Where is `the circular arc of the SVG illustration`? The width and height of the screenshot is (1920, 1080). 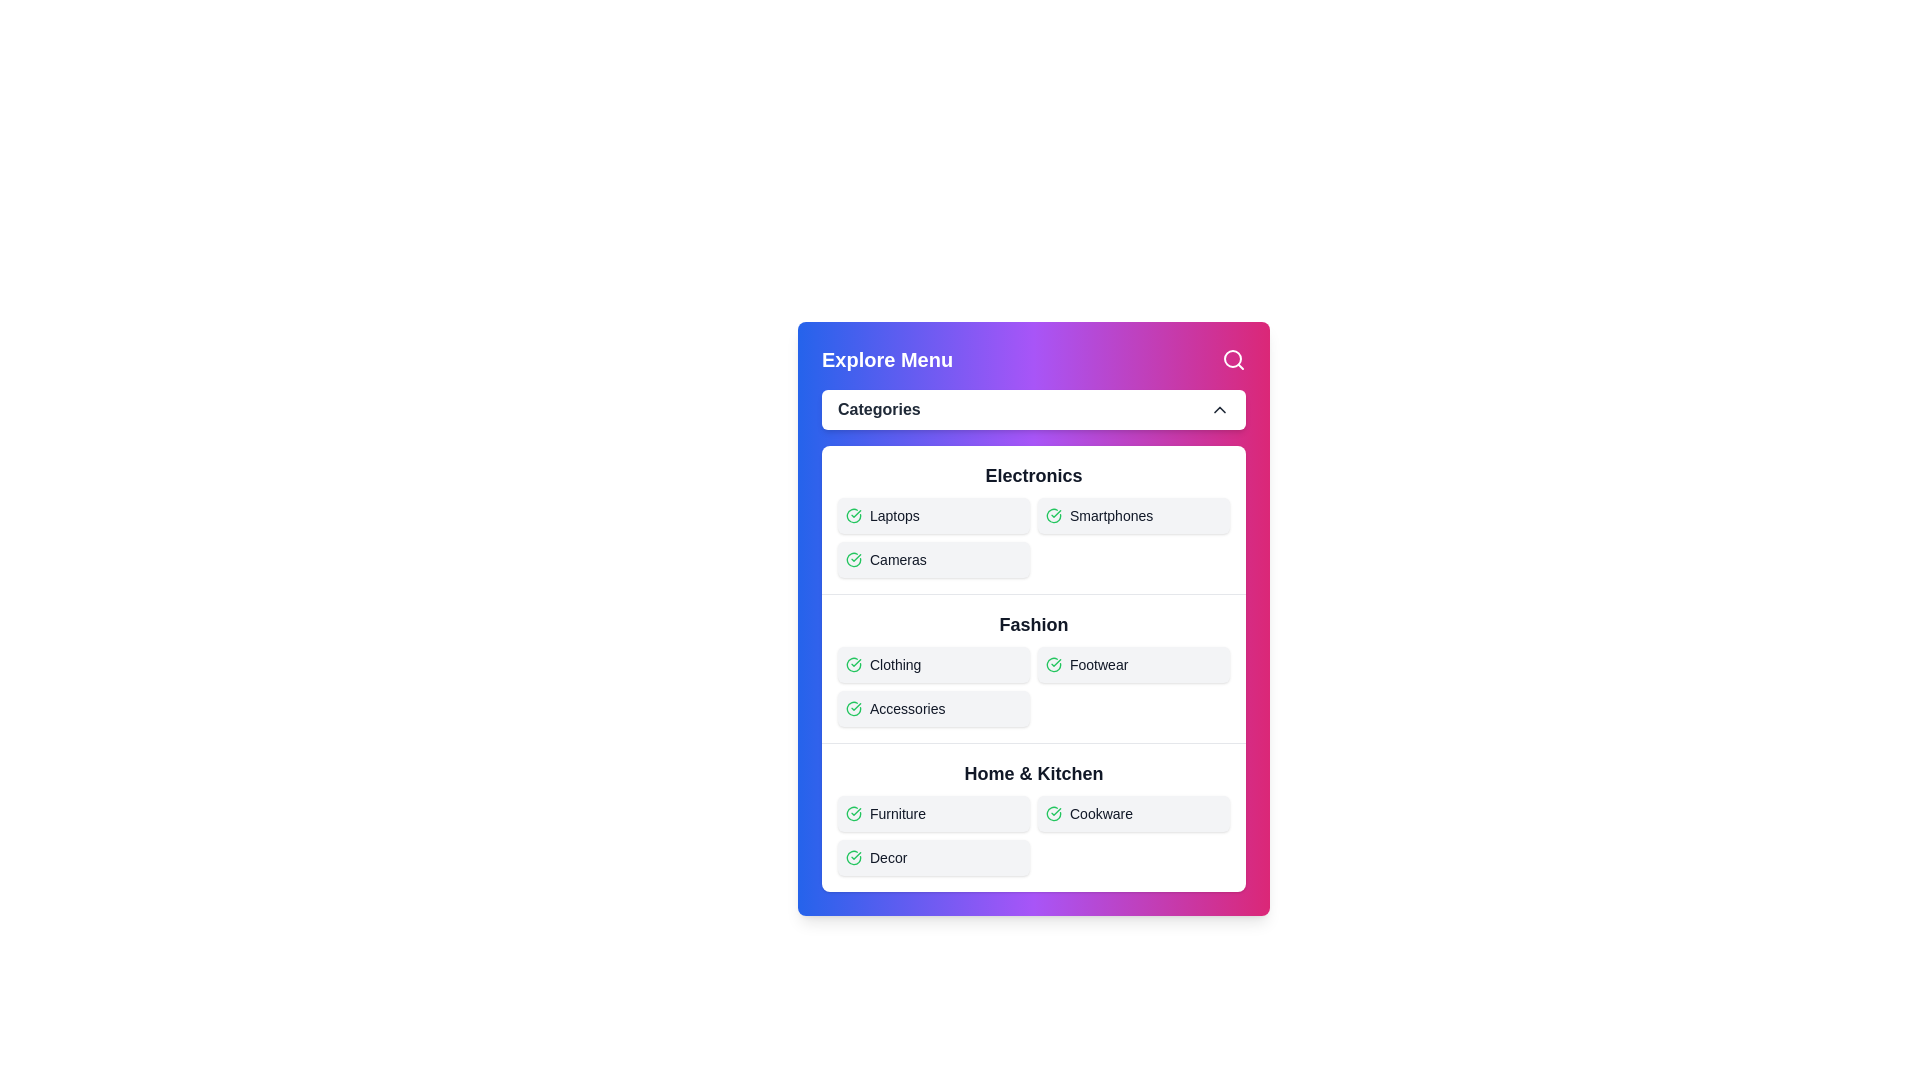
the circular arc of the SVG illustration is located at coordinates (854, 856).